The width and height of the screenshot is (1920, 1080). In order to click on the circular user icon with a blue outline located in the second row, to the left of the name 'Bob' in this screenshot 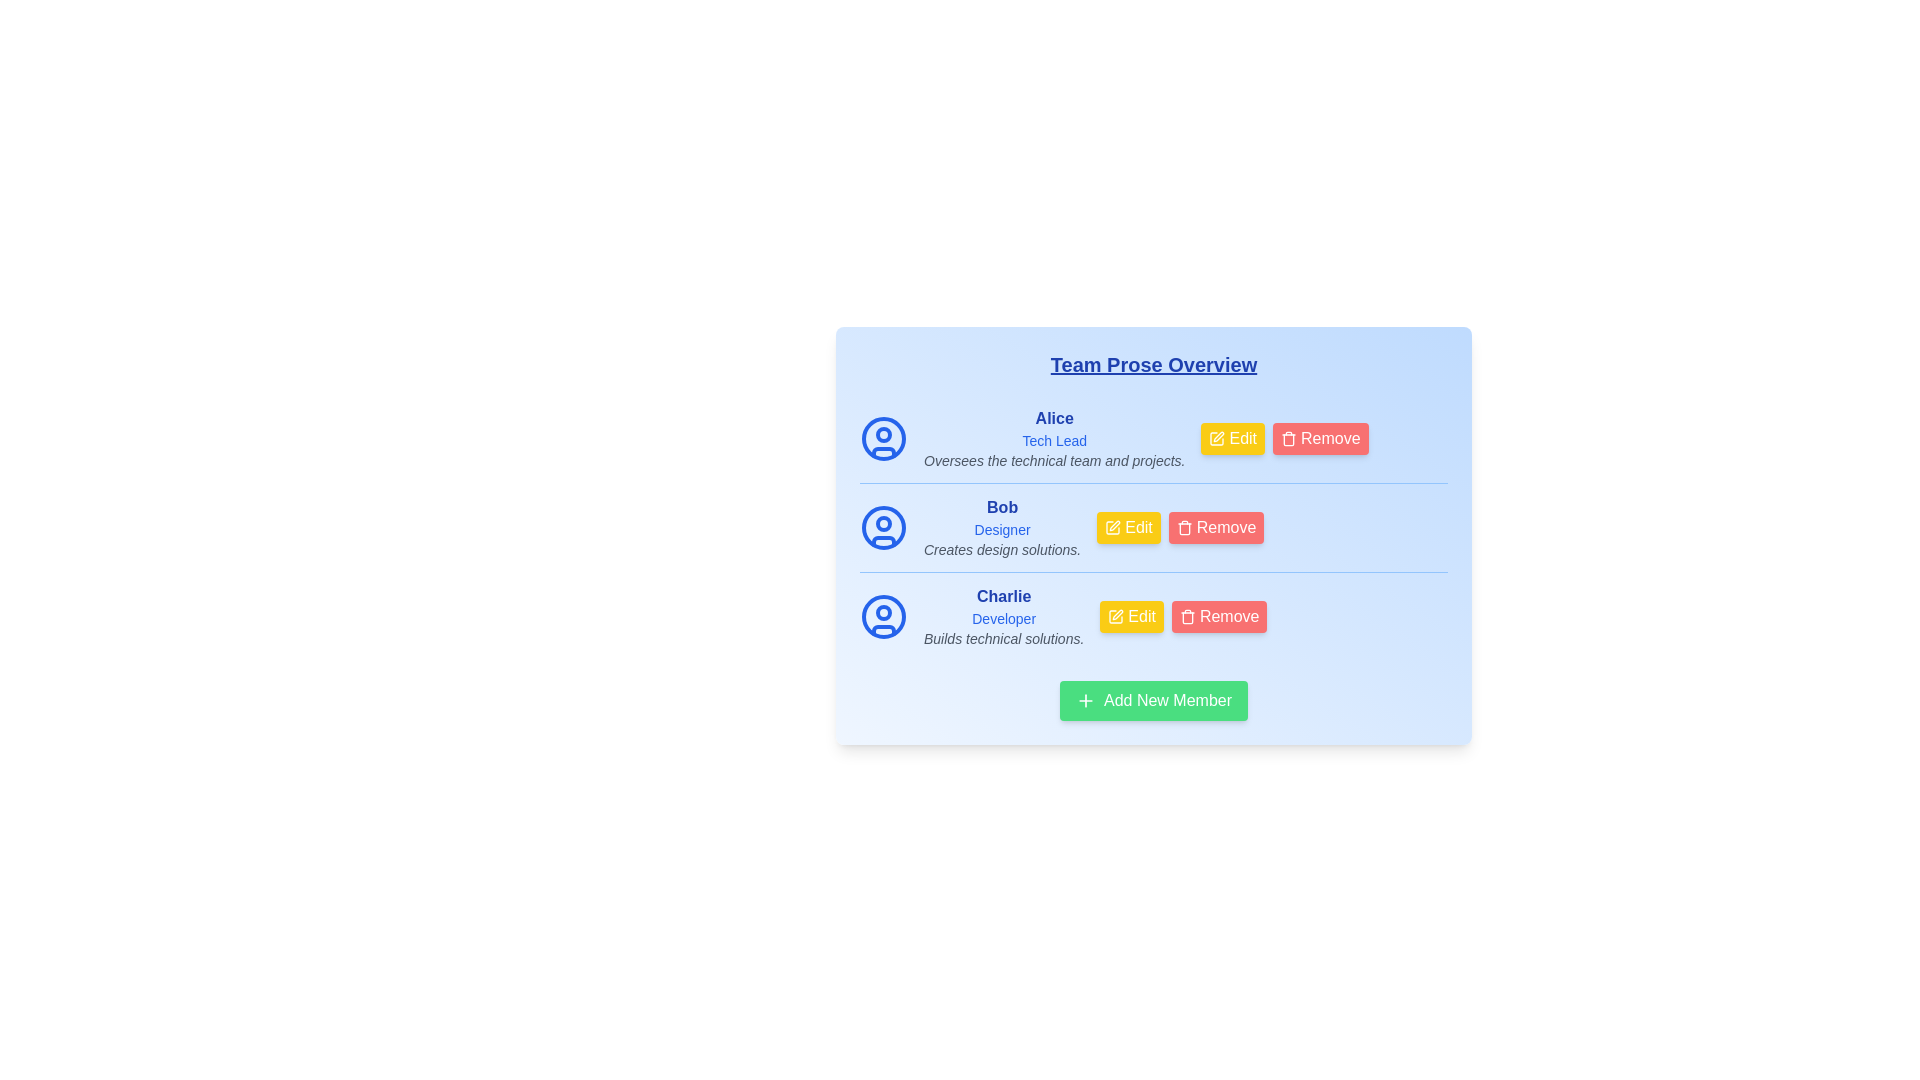, I will do `click(882, 527)`.